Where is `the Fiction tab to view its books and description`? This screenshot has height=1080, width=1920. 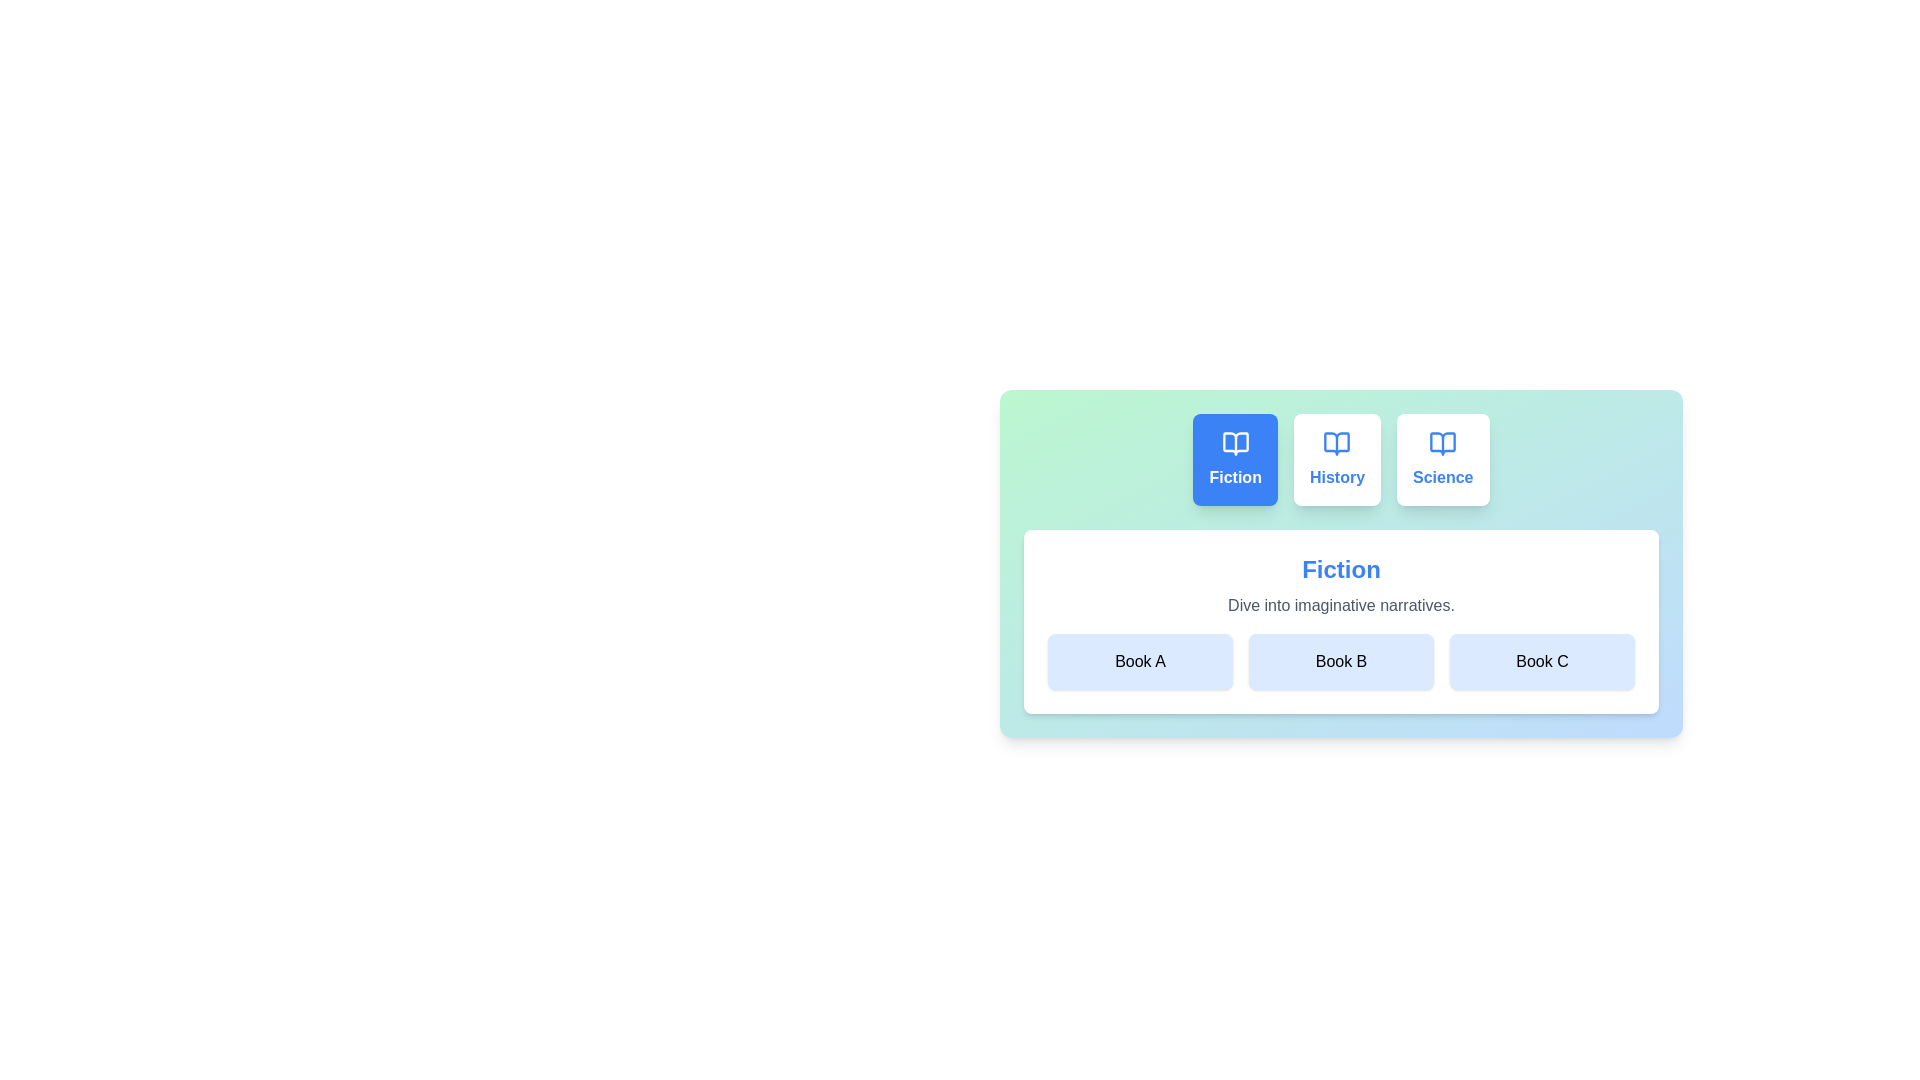 the Fiction tab to view its books and description is located at coordinates (1234, 459).